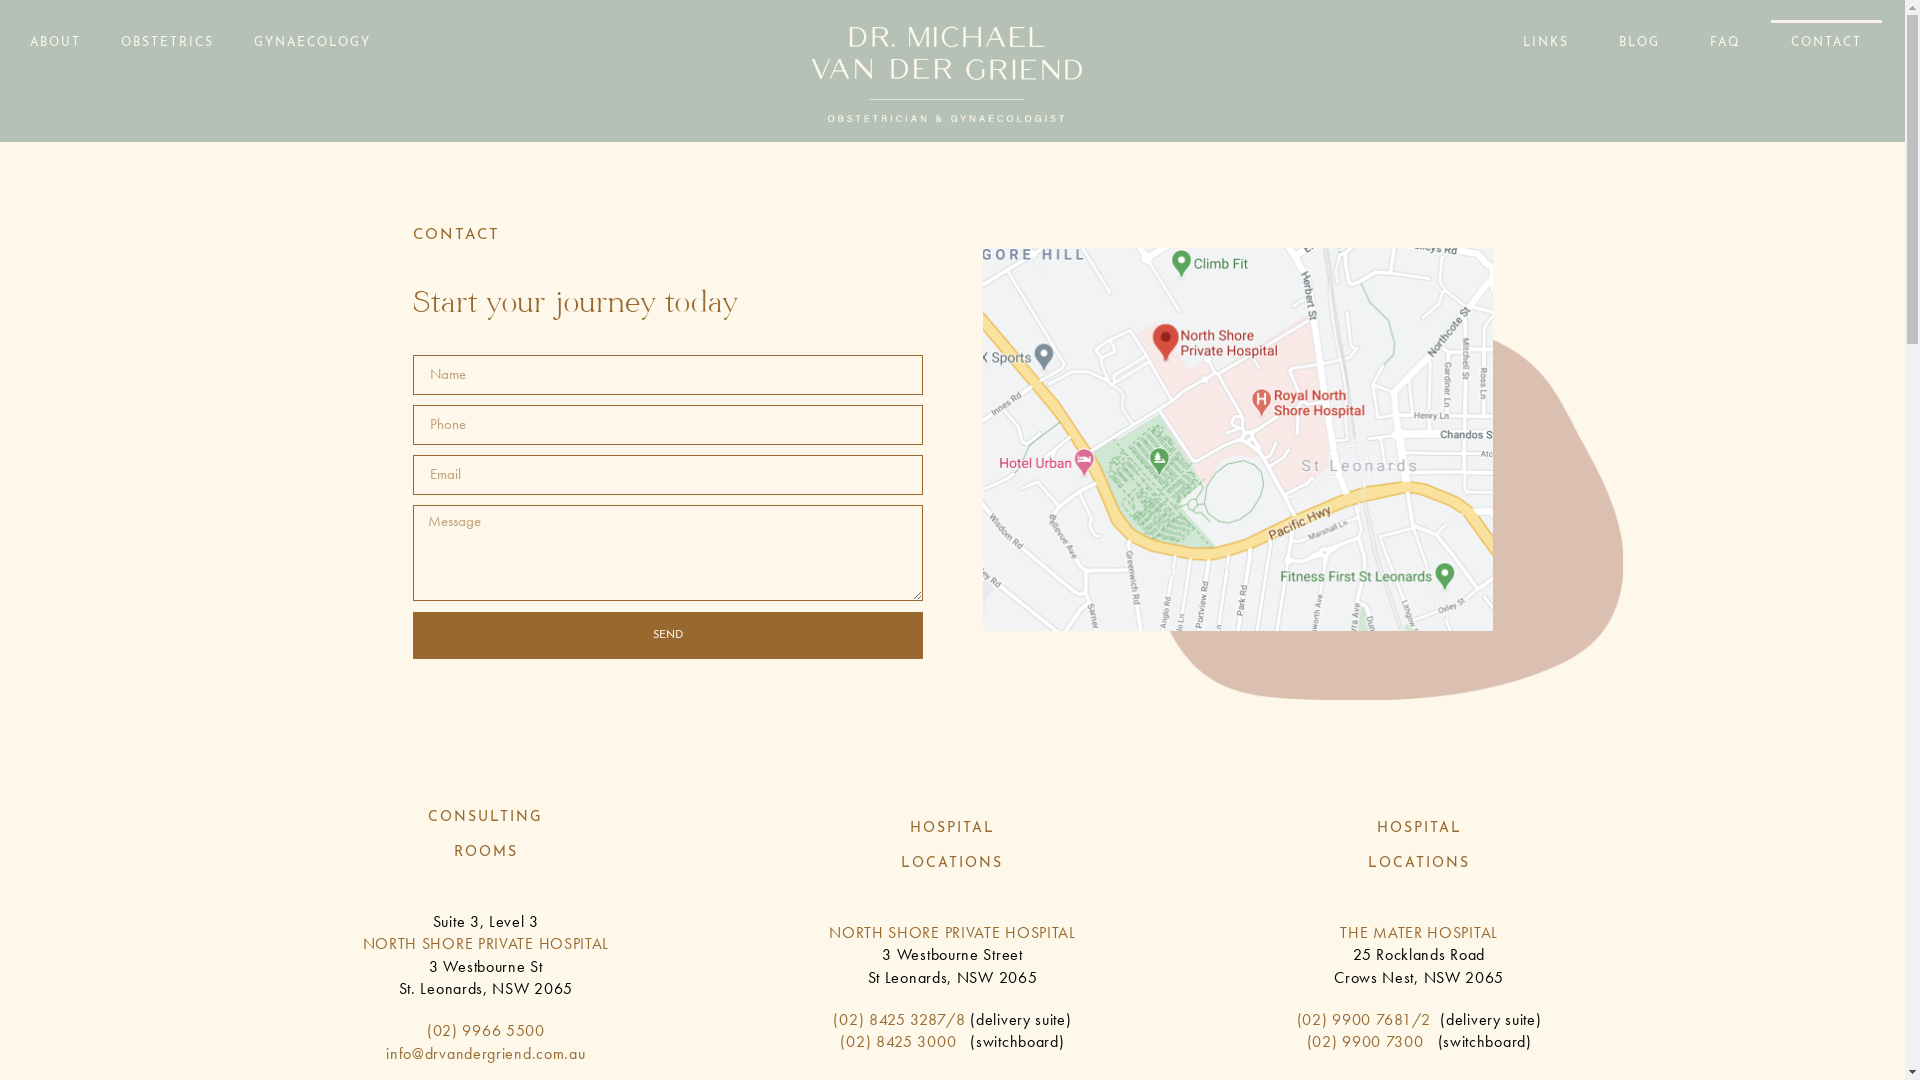 The width and height of the screenshot is (1920, 1080). Describe the element at coordinates (1724, 42) in the screenshot. I see `'FAQ'` at that location.